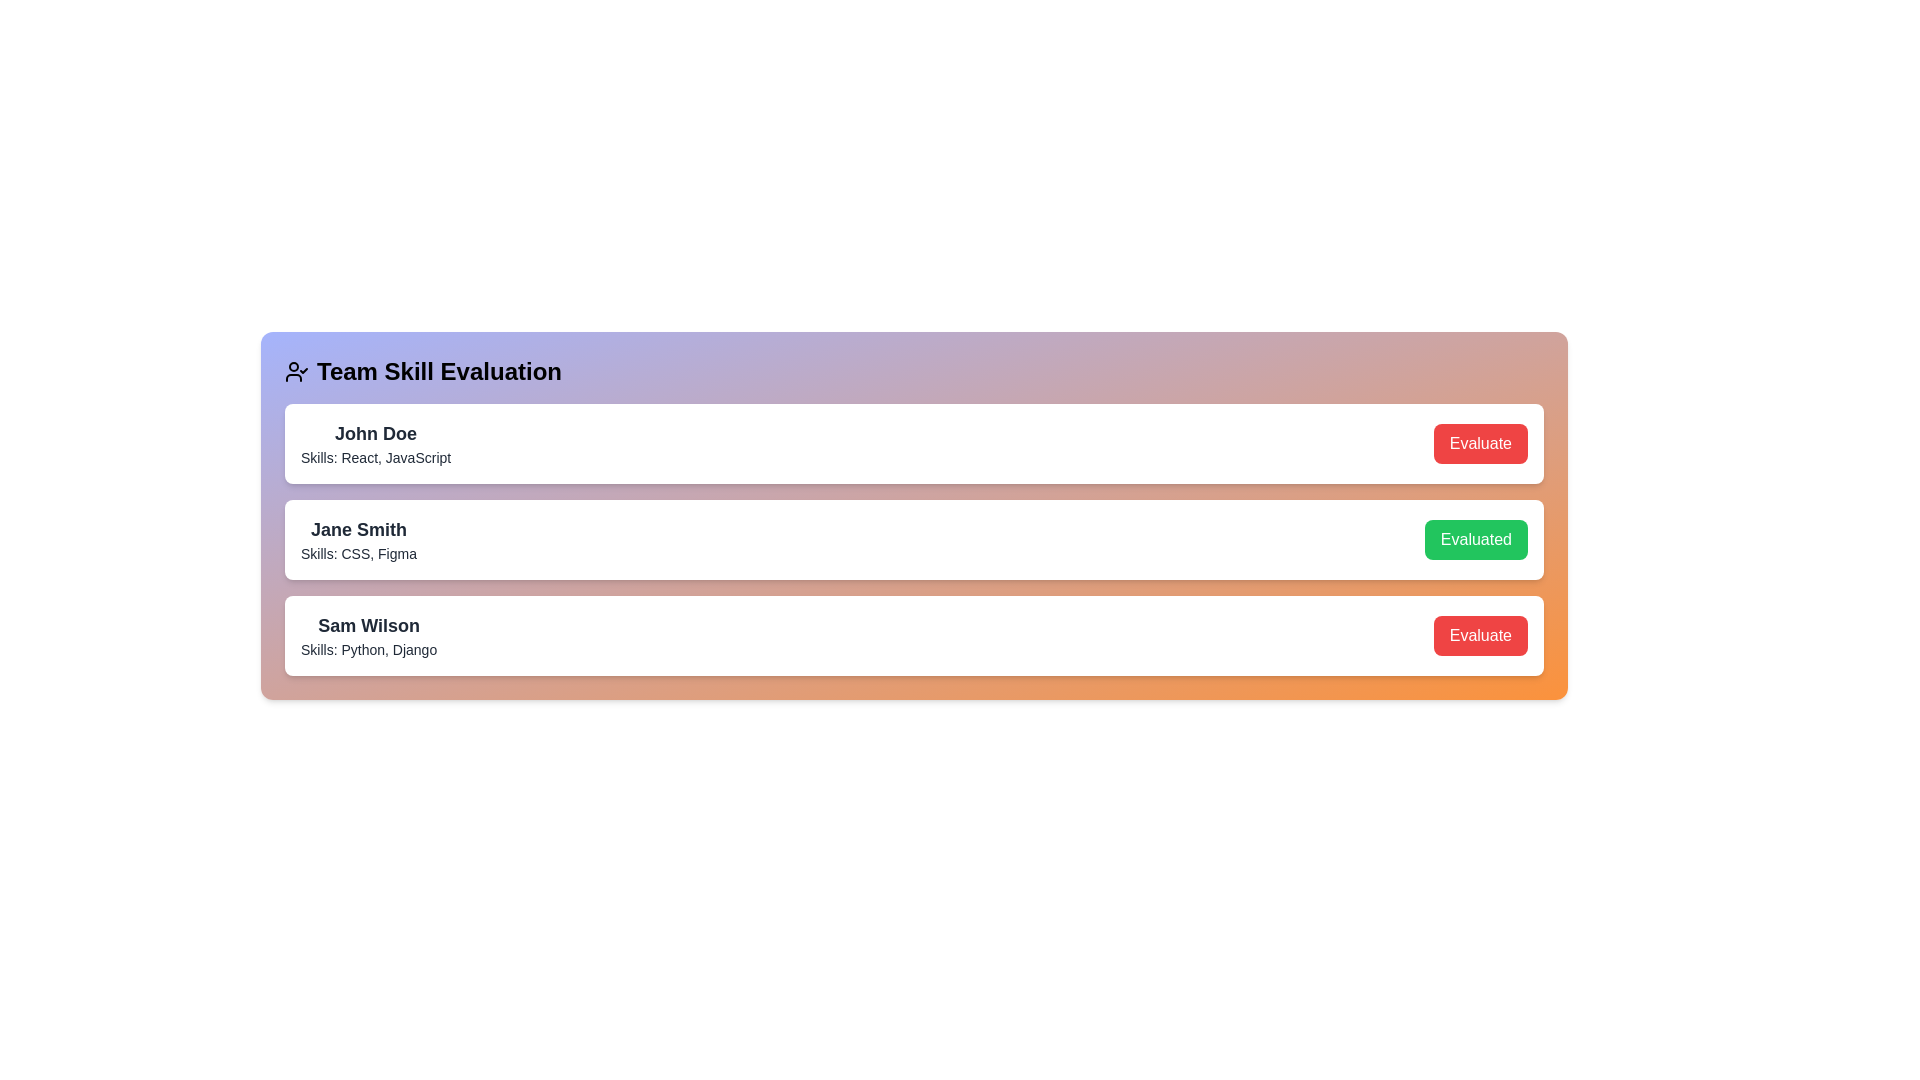 The width and height of the screenshot is (1920, 1080). I want to click on the rectangular button with a red background and white text labeled 'Evaluate', so click(1480, 442).